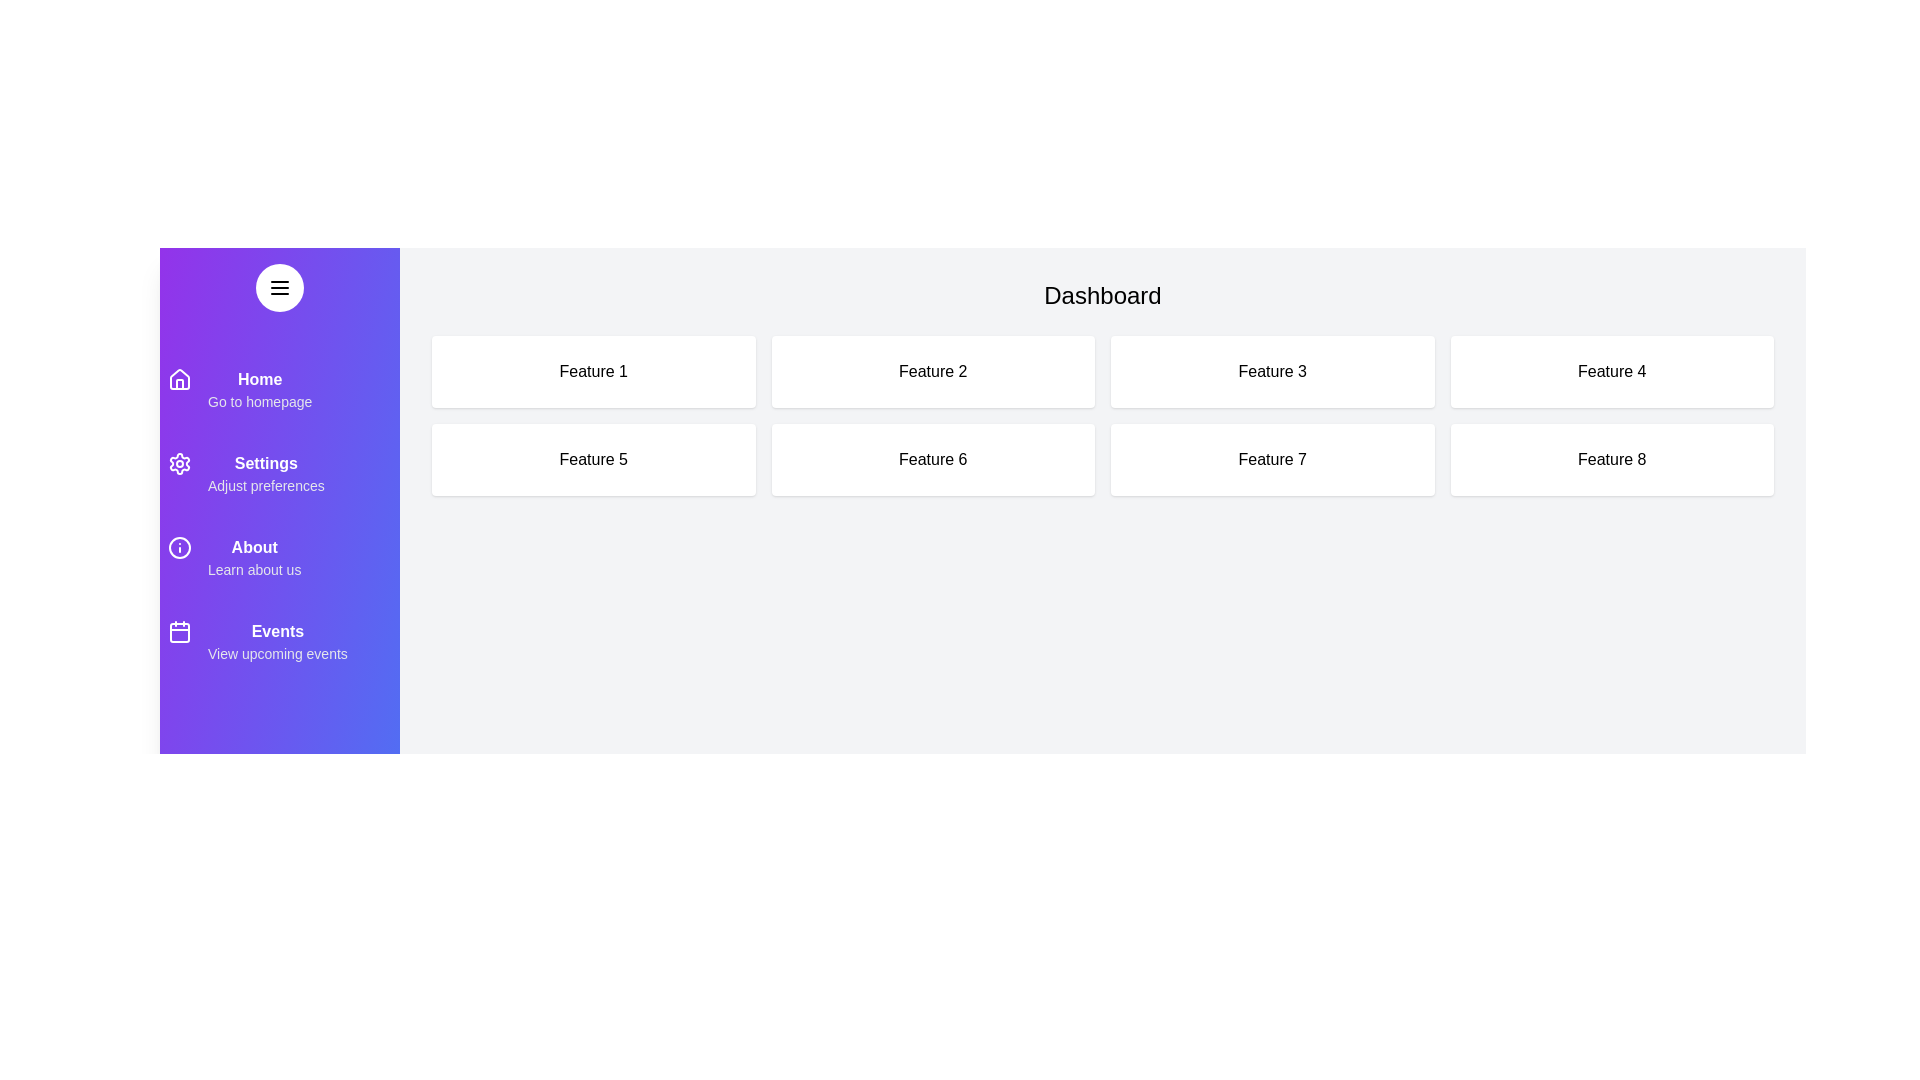 The width and height of the screenshot is (1920, 1080). Describe the element at coordinates (278, 558) in the screenshot. I see `the menu item About` at that location.